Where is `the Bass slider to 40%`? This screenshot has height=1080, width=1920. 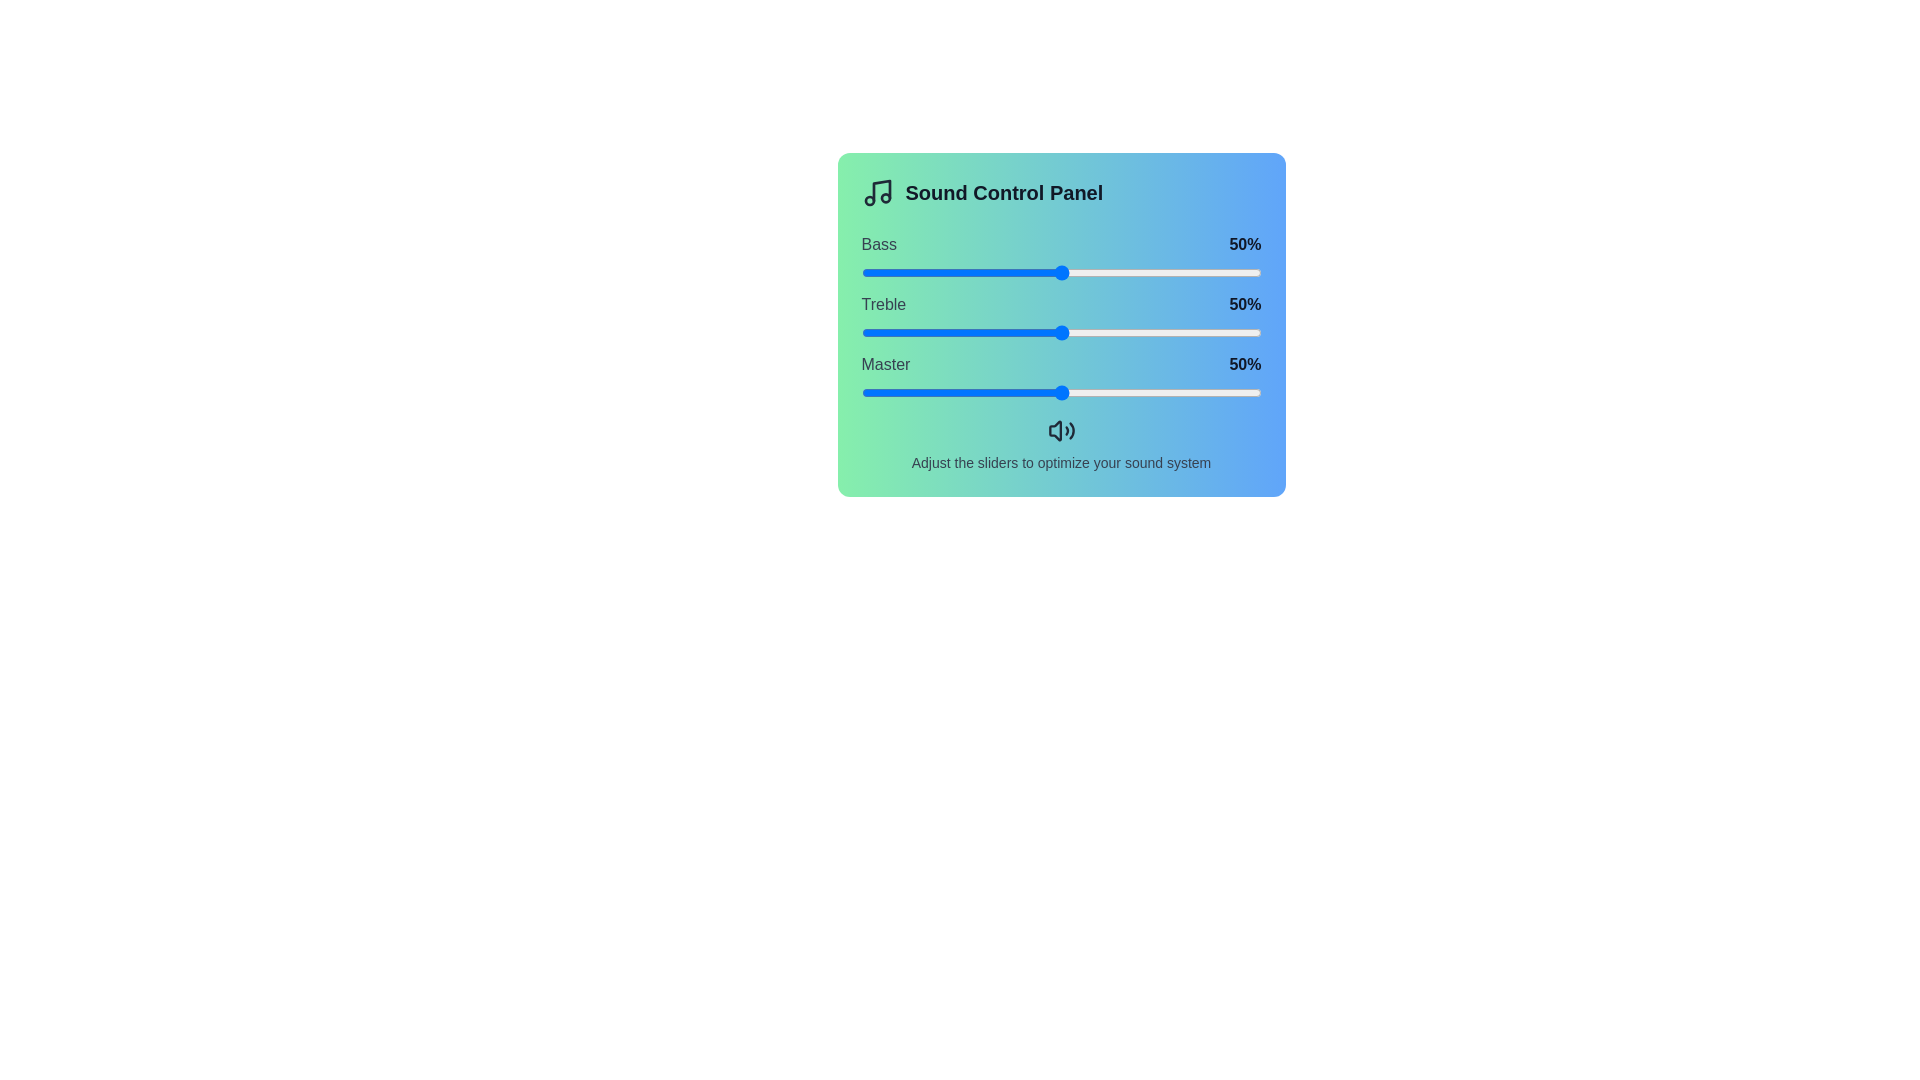
the Bass slider to 40% is located at coordinates (1021, 273).